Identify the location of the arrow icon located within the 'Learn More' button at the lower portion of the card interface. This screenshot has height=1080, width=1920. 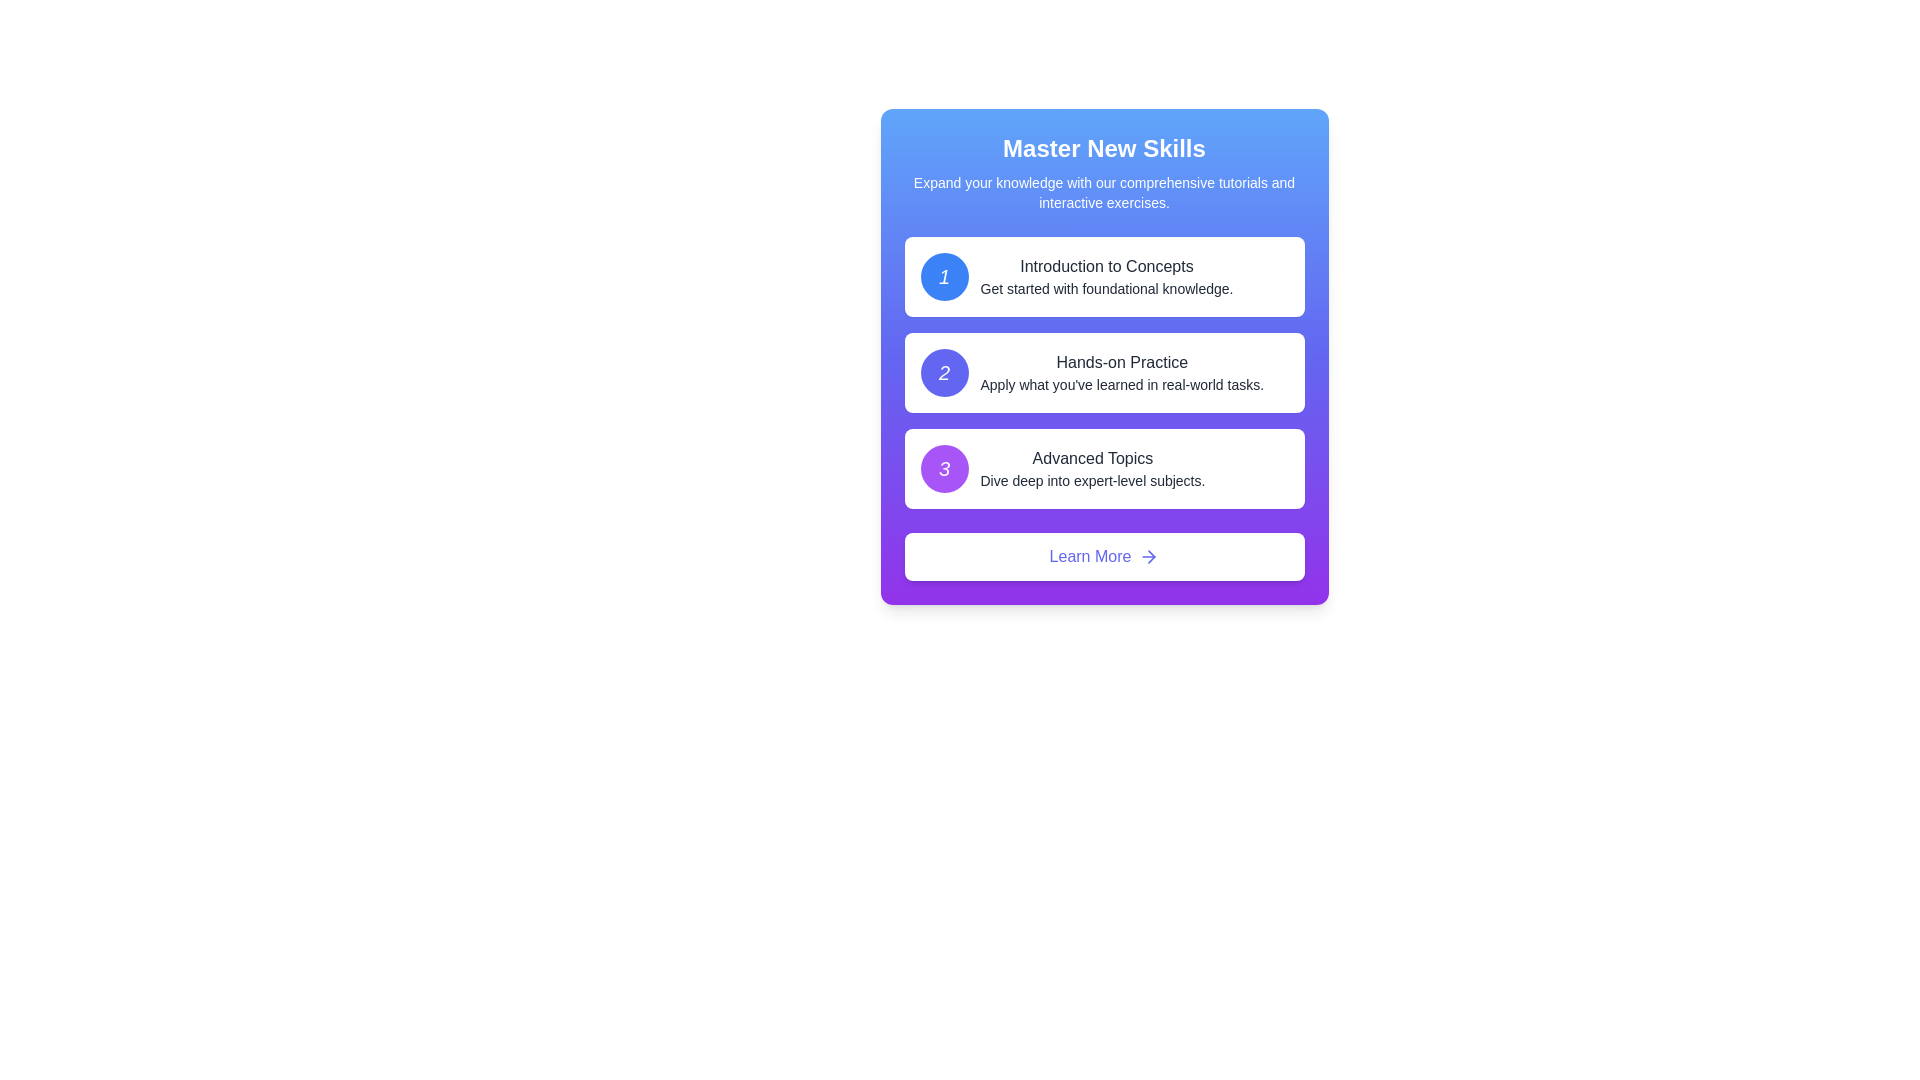
(1149, 556).